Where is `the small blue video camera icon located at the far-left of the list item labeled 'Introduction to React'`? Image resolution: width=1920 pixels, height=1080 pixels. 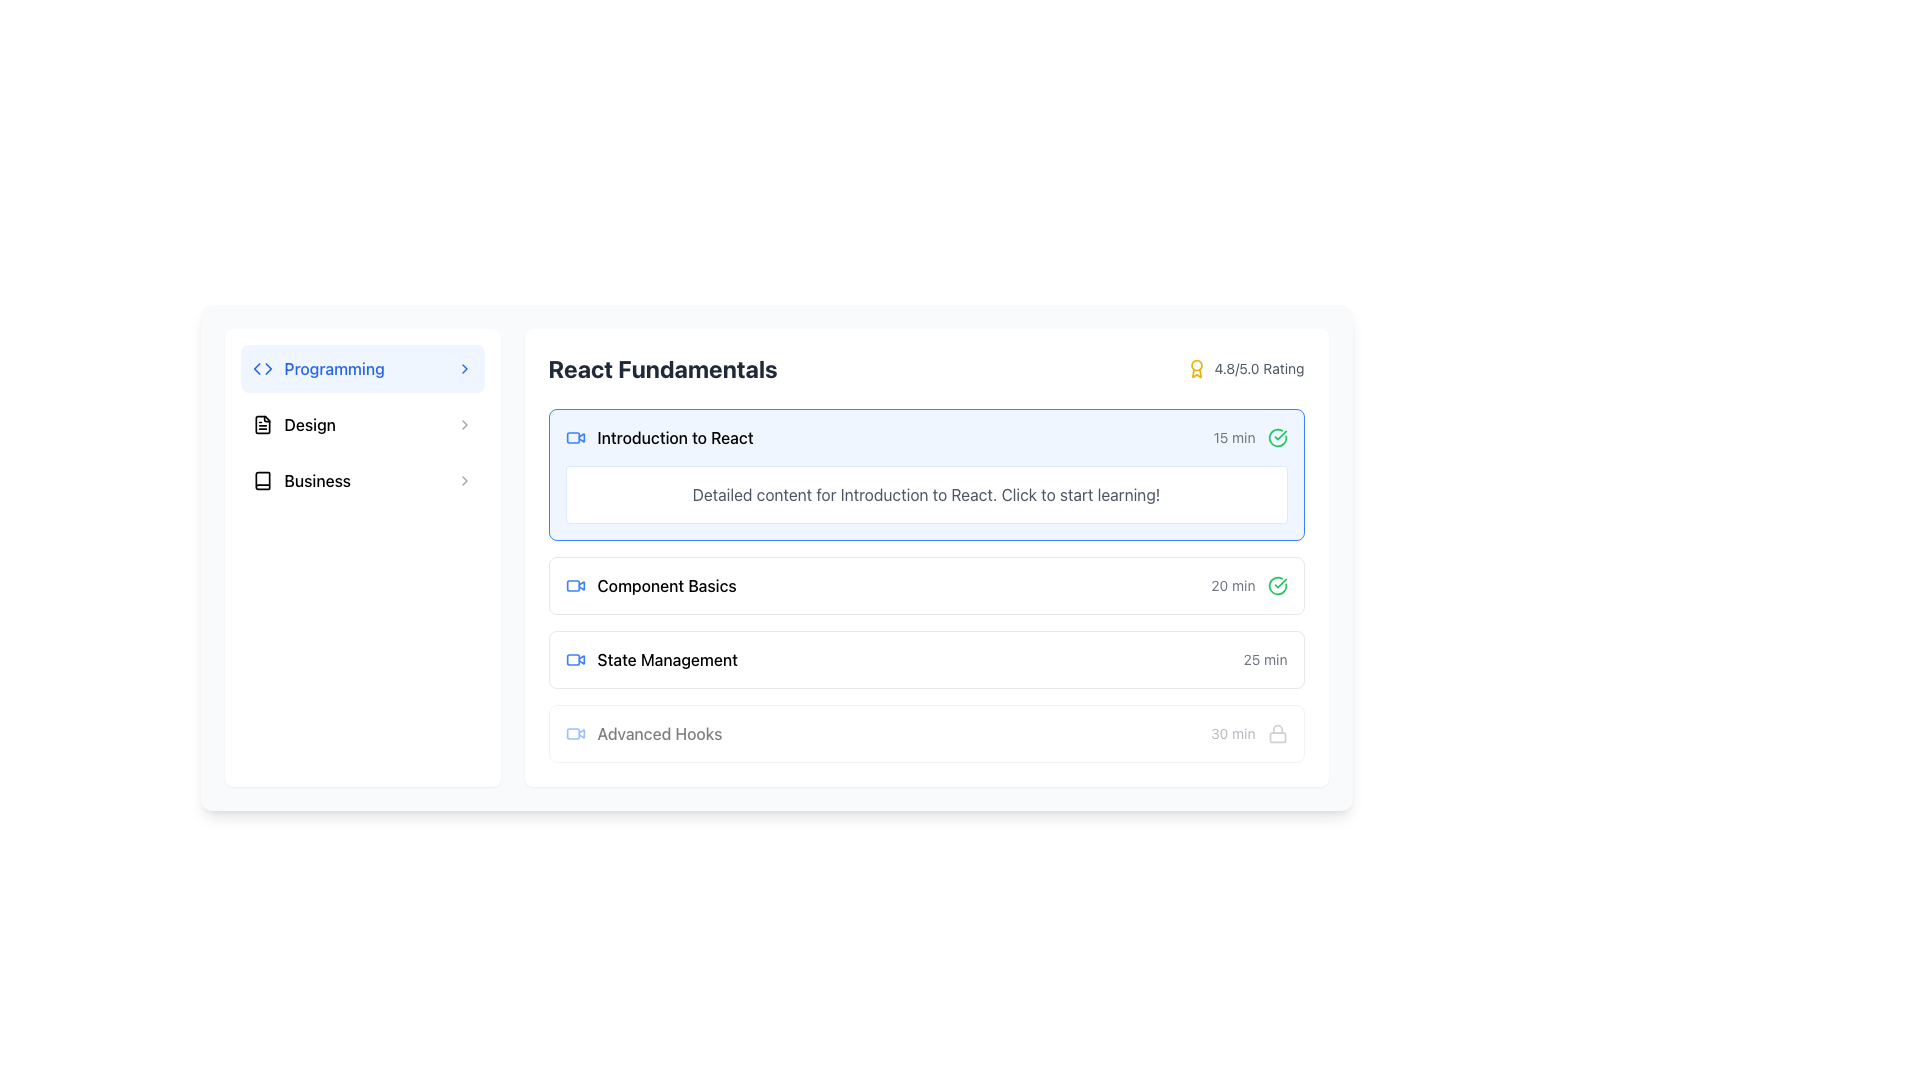
the small blue video camera icon located at the far-left of the list item labeled 'Introduction to React' is located at coordinates (574, 437).